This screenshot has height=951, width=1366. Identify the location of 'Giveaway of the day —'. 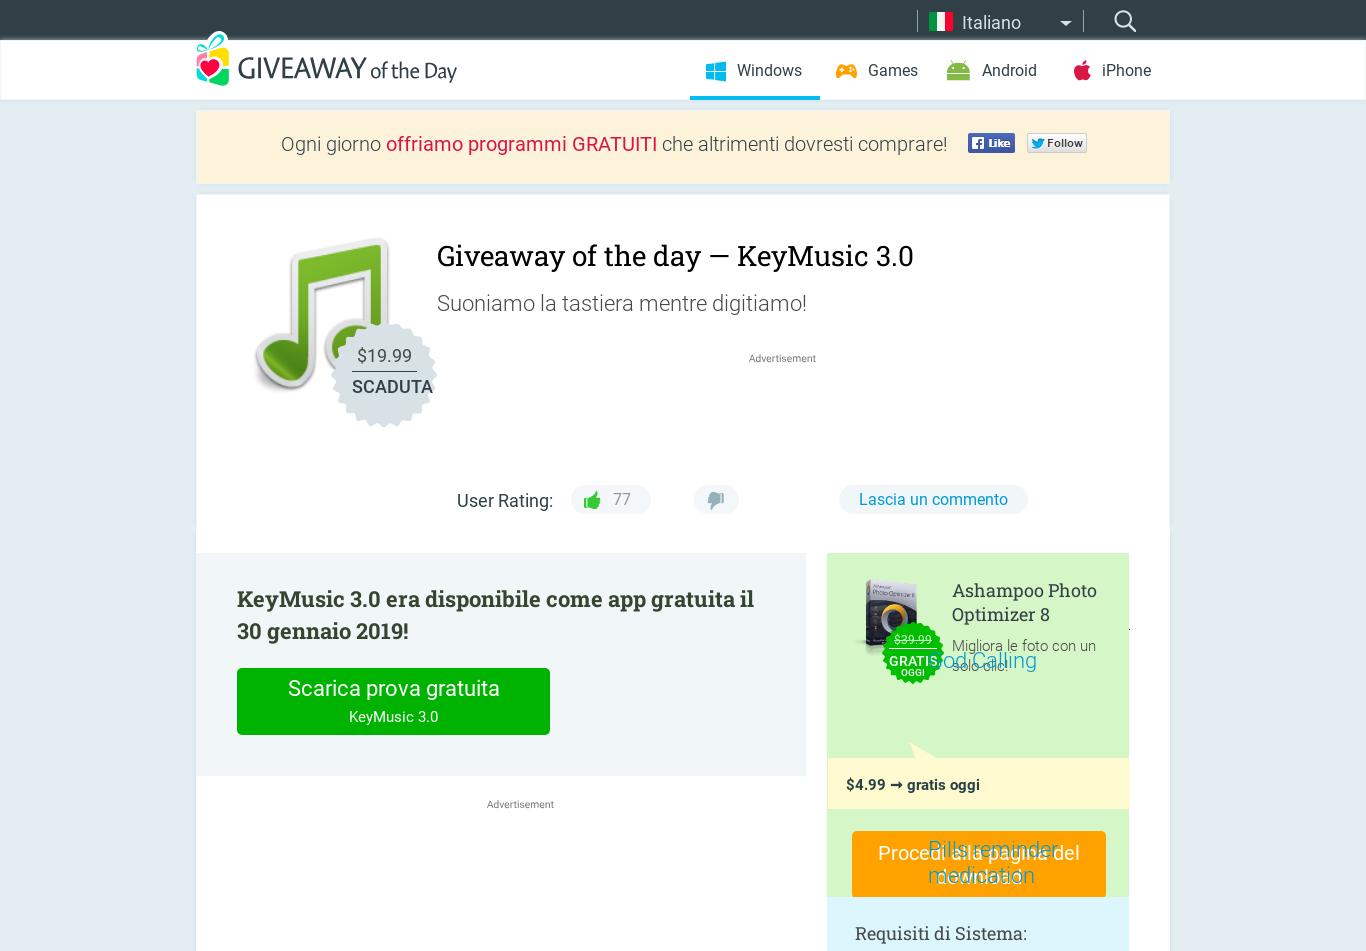
(435, 255).